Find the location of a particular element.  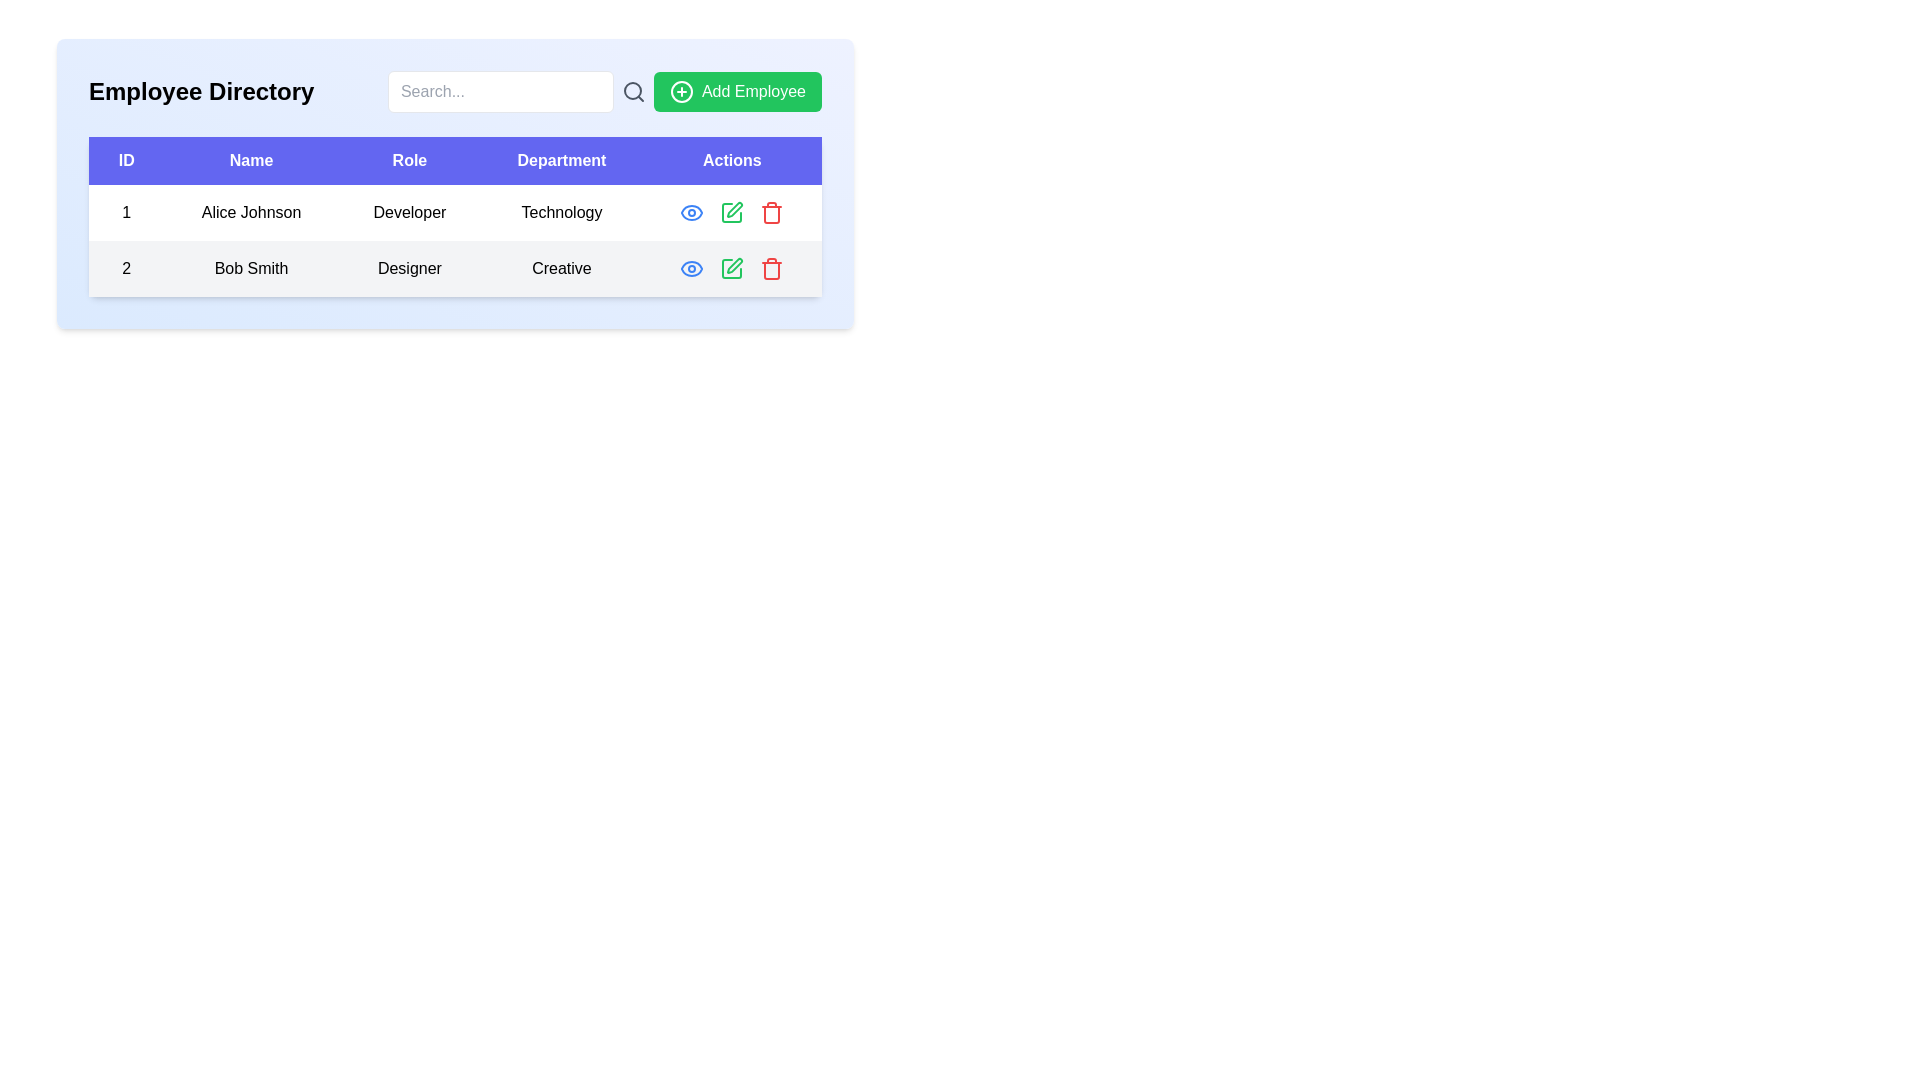

the Text element displaying the name 'Alice Johnson' in the second column of the first row in the employee directory table is located at coordinates (250, 212).